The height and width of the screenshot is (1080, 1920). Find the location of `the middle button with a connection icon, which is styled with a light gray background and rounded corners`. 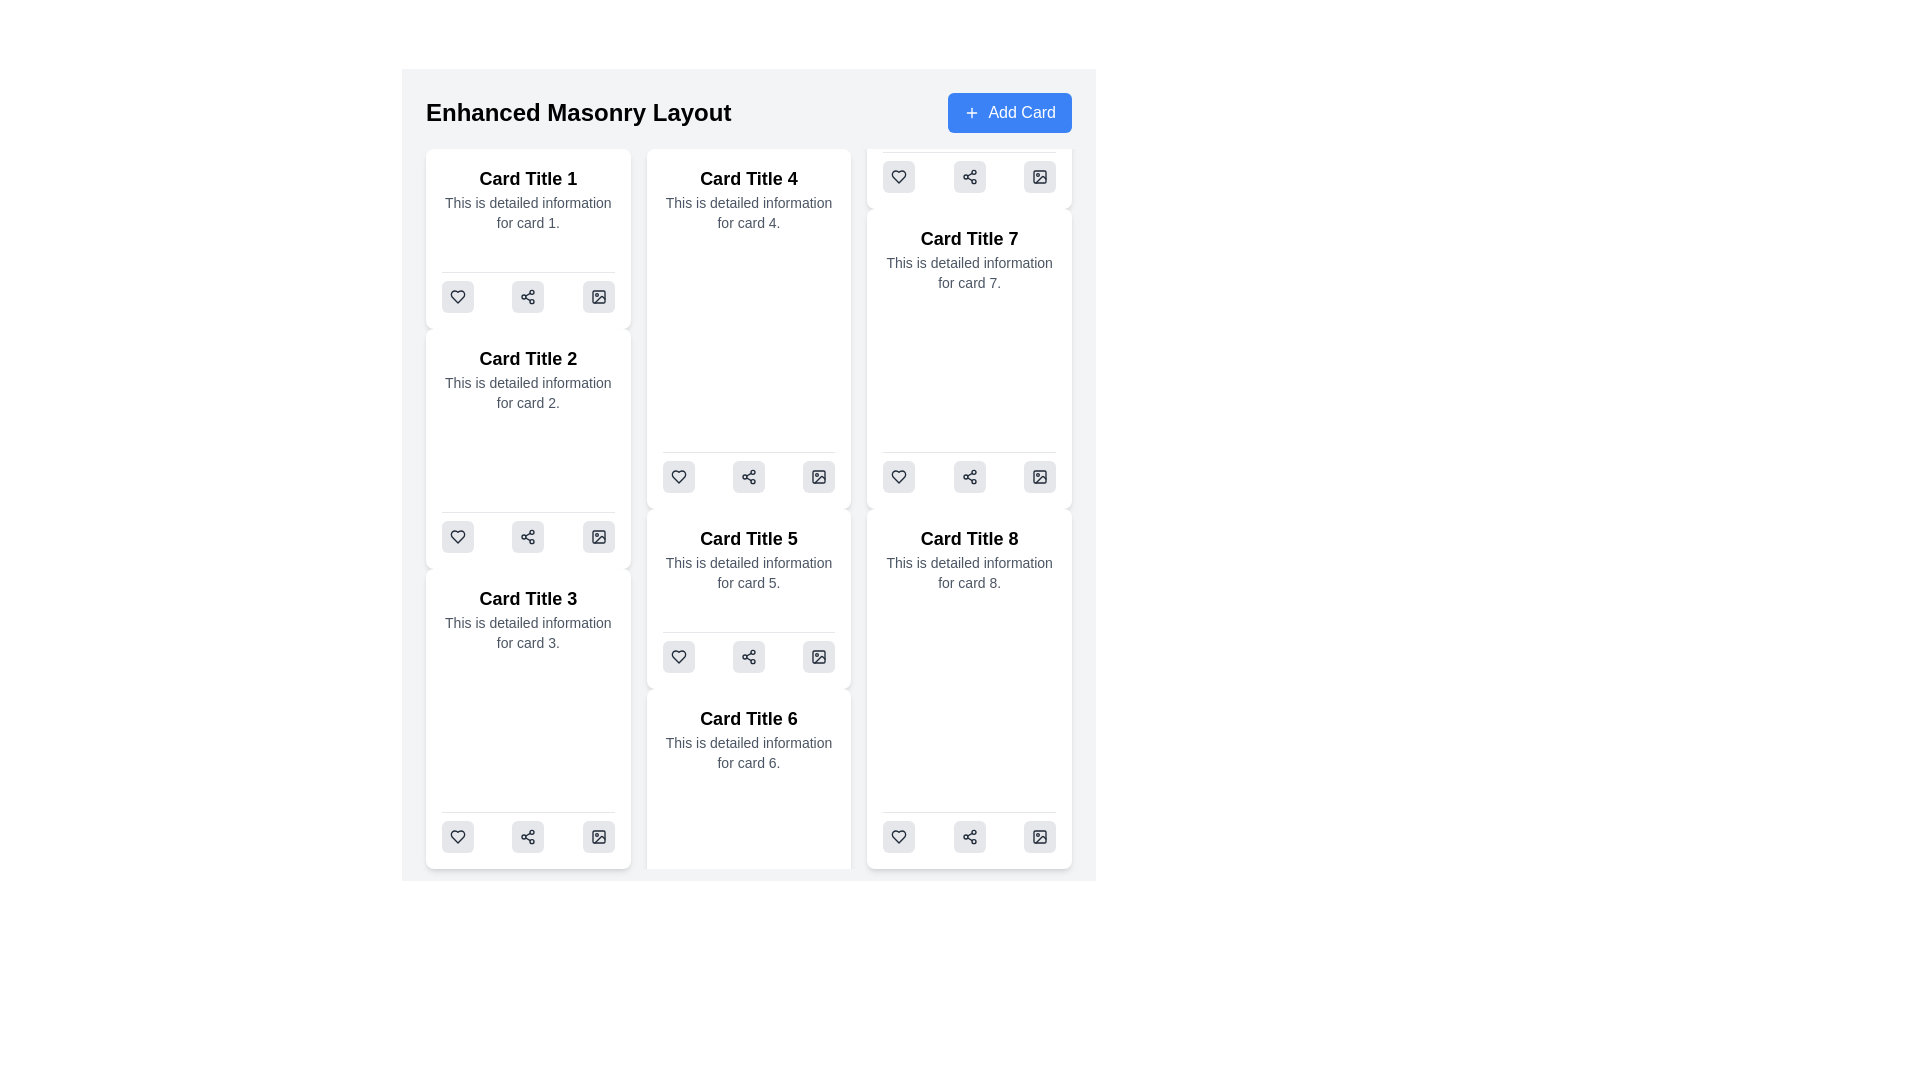

the middle button with a connection icon, which is styled with a light gray background and rounded corners is located at coordinates (528, 832).